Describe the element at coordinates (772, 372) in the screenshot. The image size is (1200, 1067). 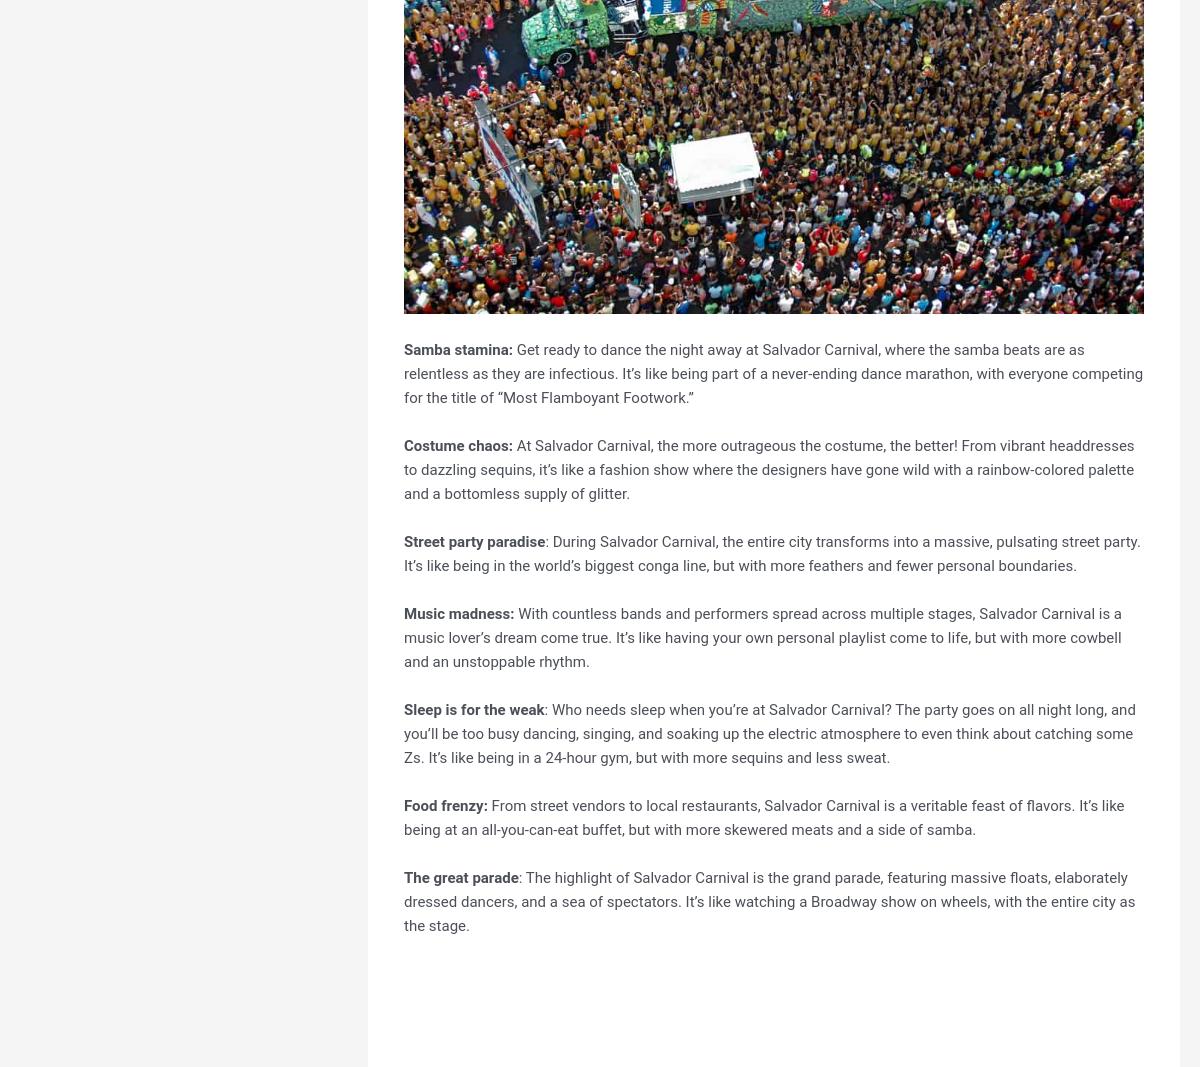
I see `'Get ready to dance the night away at Salvador Carnival, where the samba beats are as relentless as they are infectious. It’s like being part of a never-ending dance marathon, with everyone competing for the title of “Most Flamboyant Footwork.”'` at that location.